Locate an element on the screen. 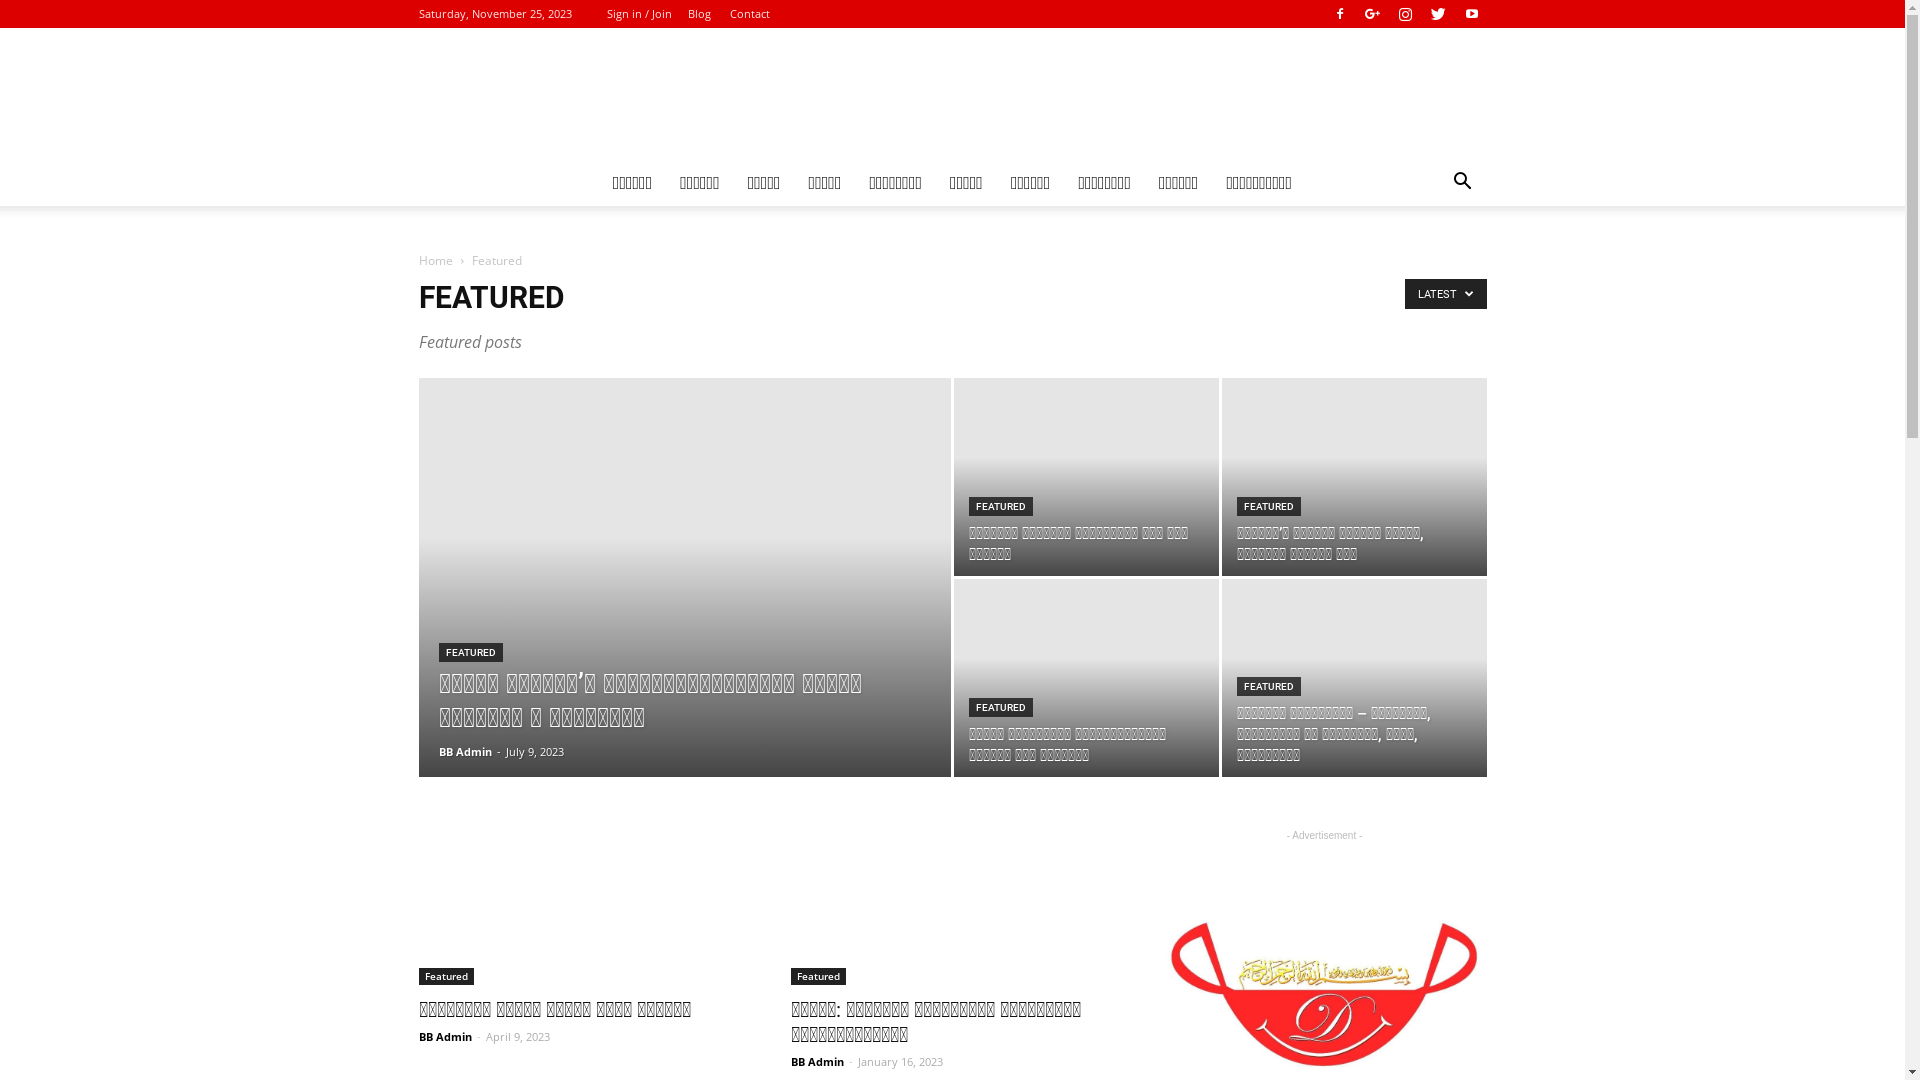 Image resolution: width=1920 pixels, height=1080 pixels. 'Google+' is located at coordinates (1371, 14).